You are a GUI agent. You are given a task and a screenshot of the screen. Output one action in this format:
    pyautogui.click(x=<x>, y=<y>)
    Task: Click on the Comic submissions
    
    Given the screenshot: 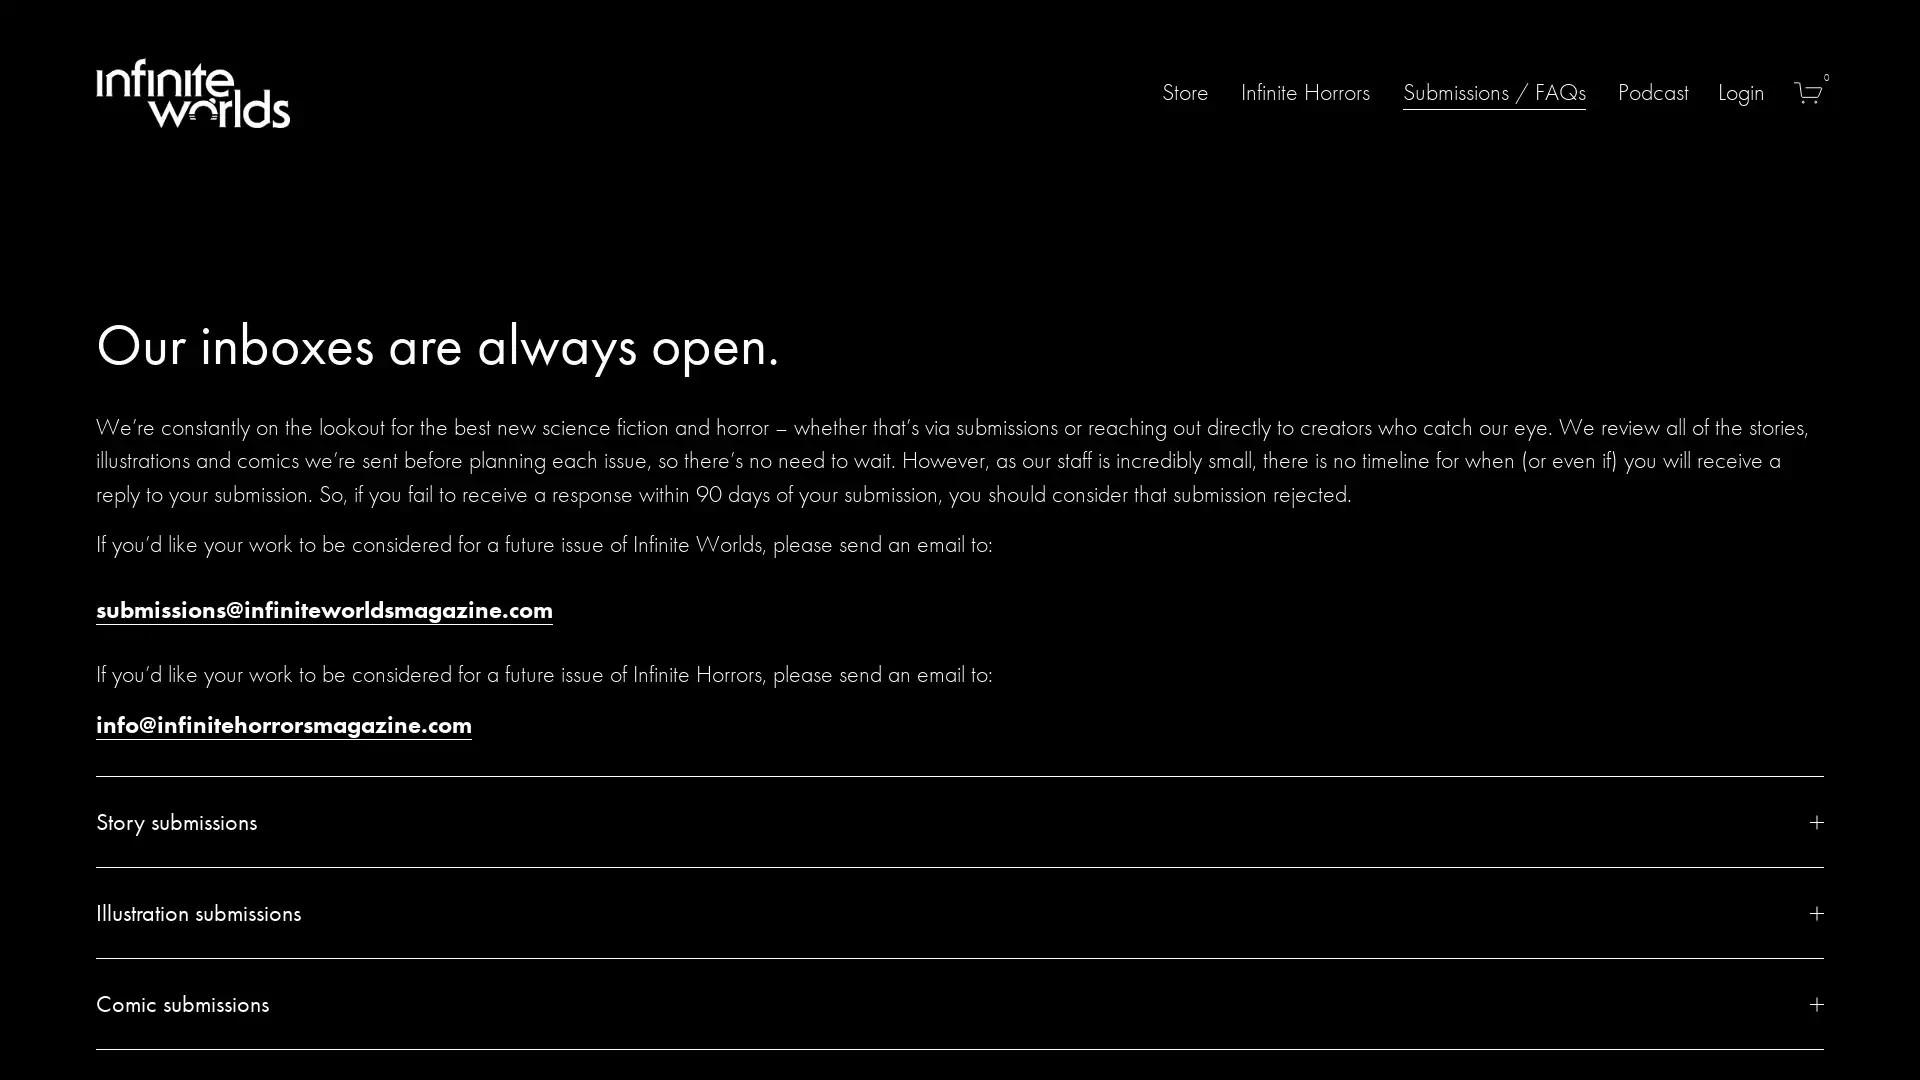 What is the action you would take?
    pyautogui.click(x=960, y=1003)
    